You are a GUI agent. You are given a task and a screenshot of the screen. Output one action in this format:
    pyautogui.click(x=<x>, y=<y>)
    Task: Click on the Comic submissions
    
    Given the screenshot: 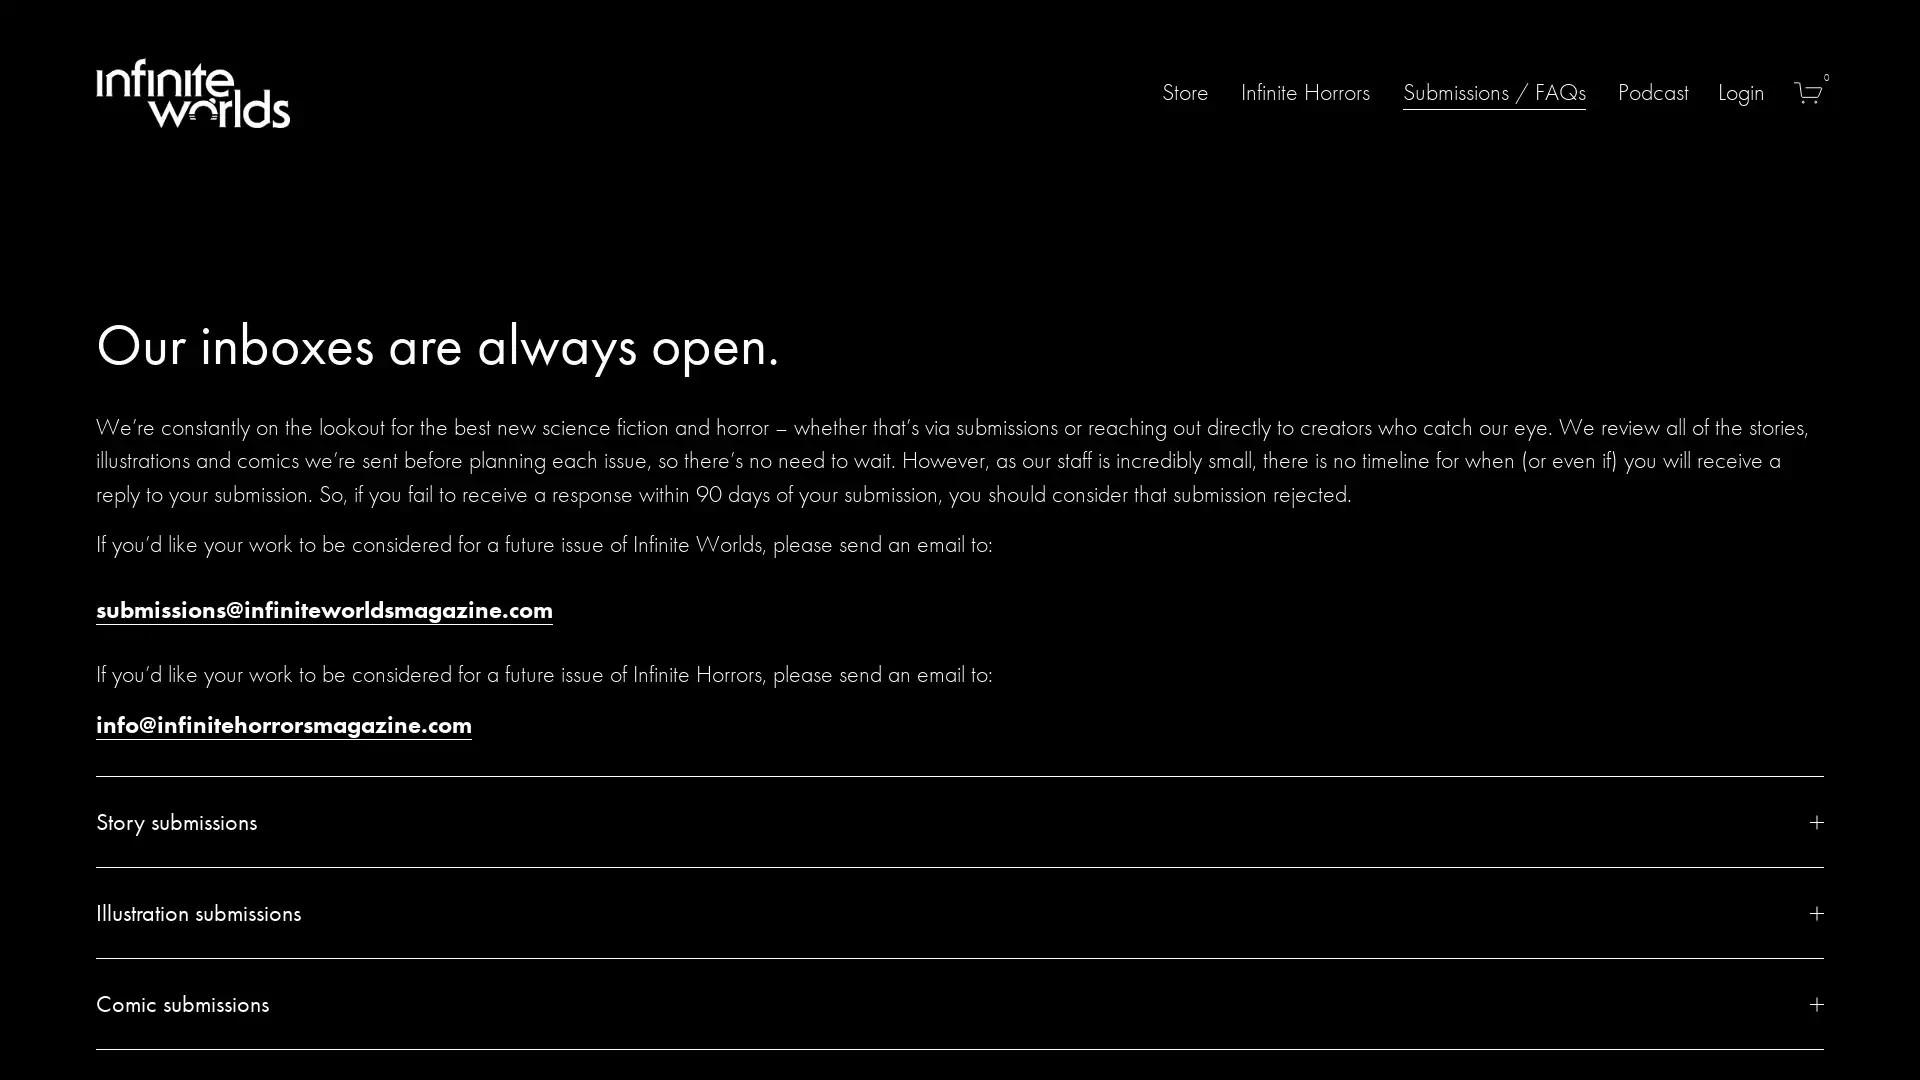 What is the action you would take?
    pyautogui.click(x=960, y=1003)
    